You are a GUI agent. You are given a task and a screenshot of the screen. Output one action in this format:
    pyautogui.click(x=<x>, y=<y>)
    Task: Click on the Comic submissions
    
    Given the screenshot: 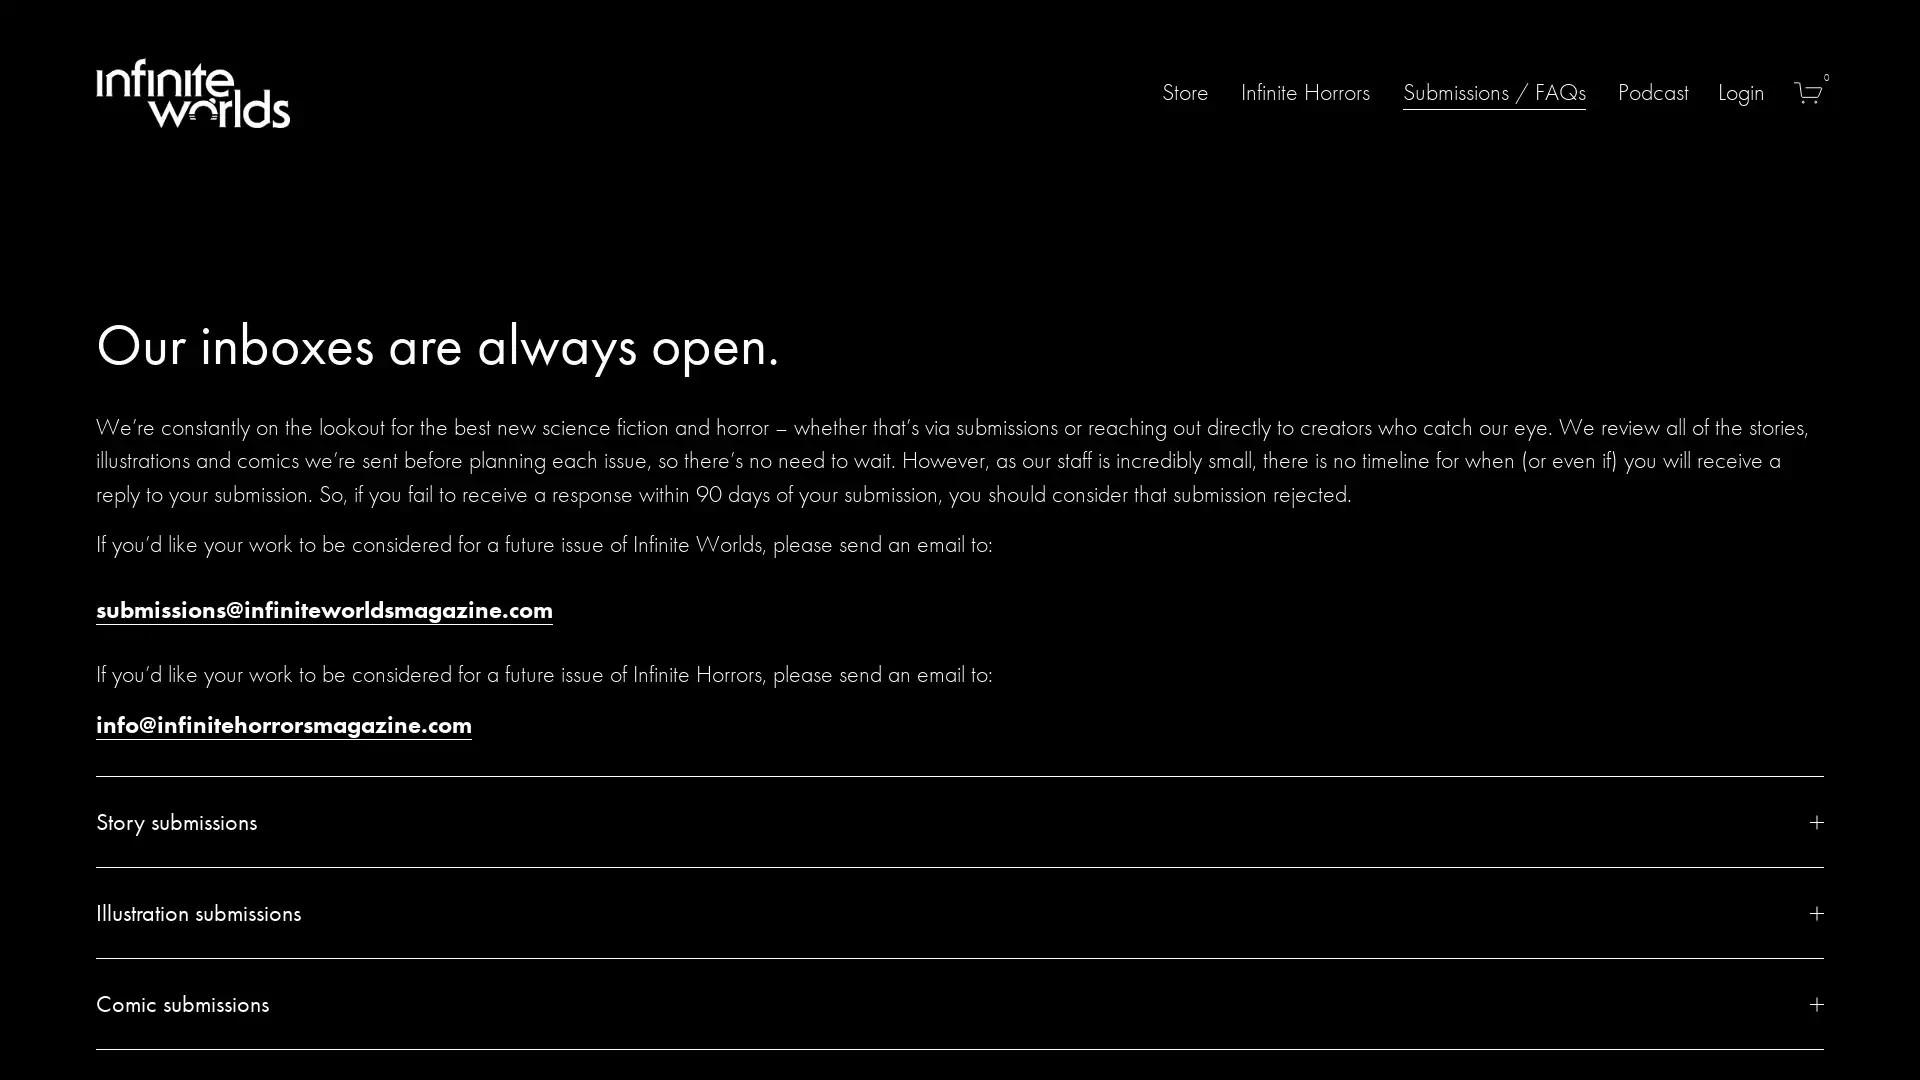 What is the action you would take?
    pyautogui.click(x=960, y=1003)
    